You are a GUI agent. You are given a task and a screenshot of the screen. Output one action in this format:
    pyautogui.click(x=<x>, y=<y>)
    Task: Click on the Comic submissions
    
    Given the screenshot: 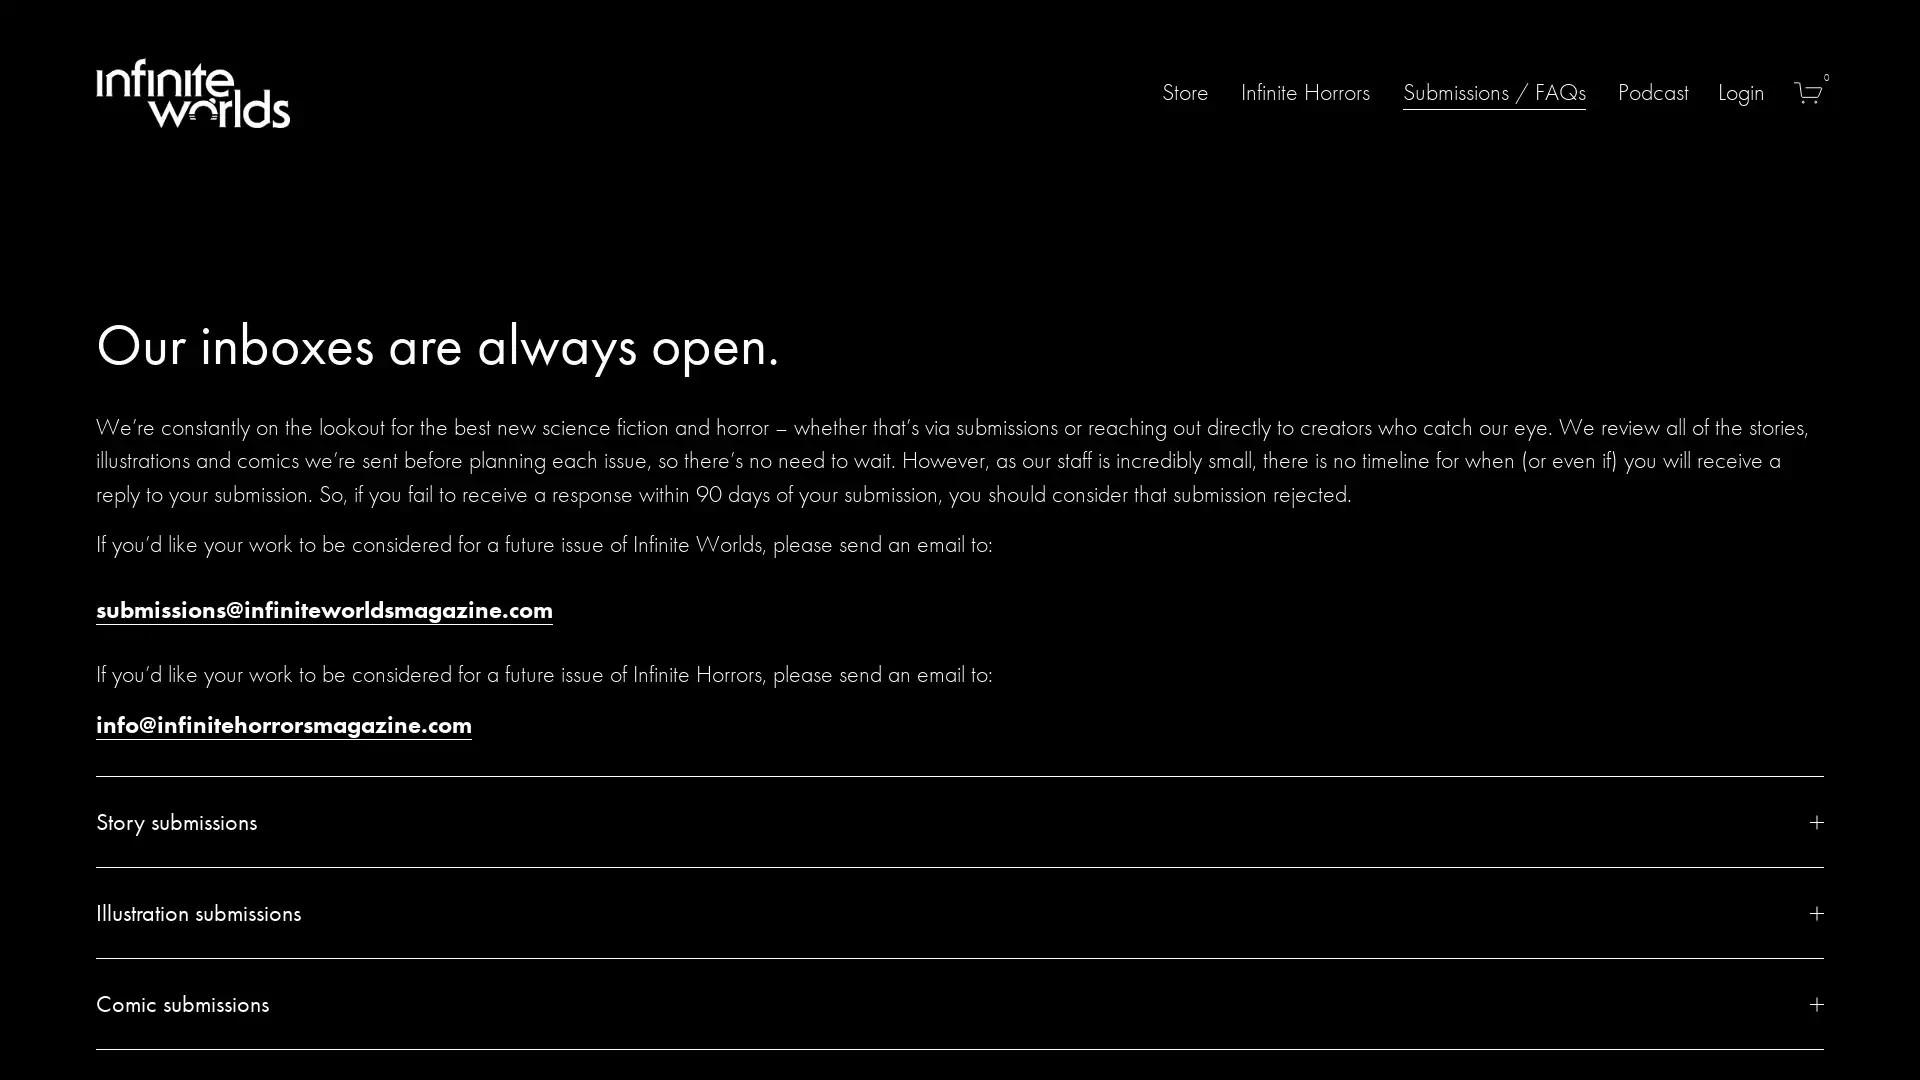 What is the action you would take?
    pyautogui.click(x=960, y=1003)
    